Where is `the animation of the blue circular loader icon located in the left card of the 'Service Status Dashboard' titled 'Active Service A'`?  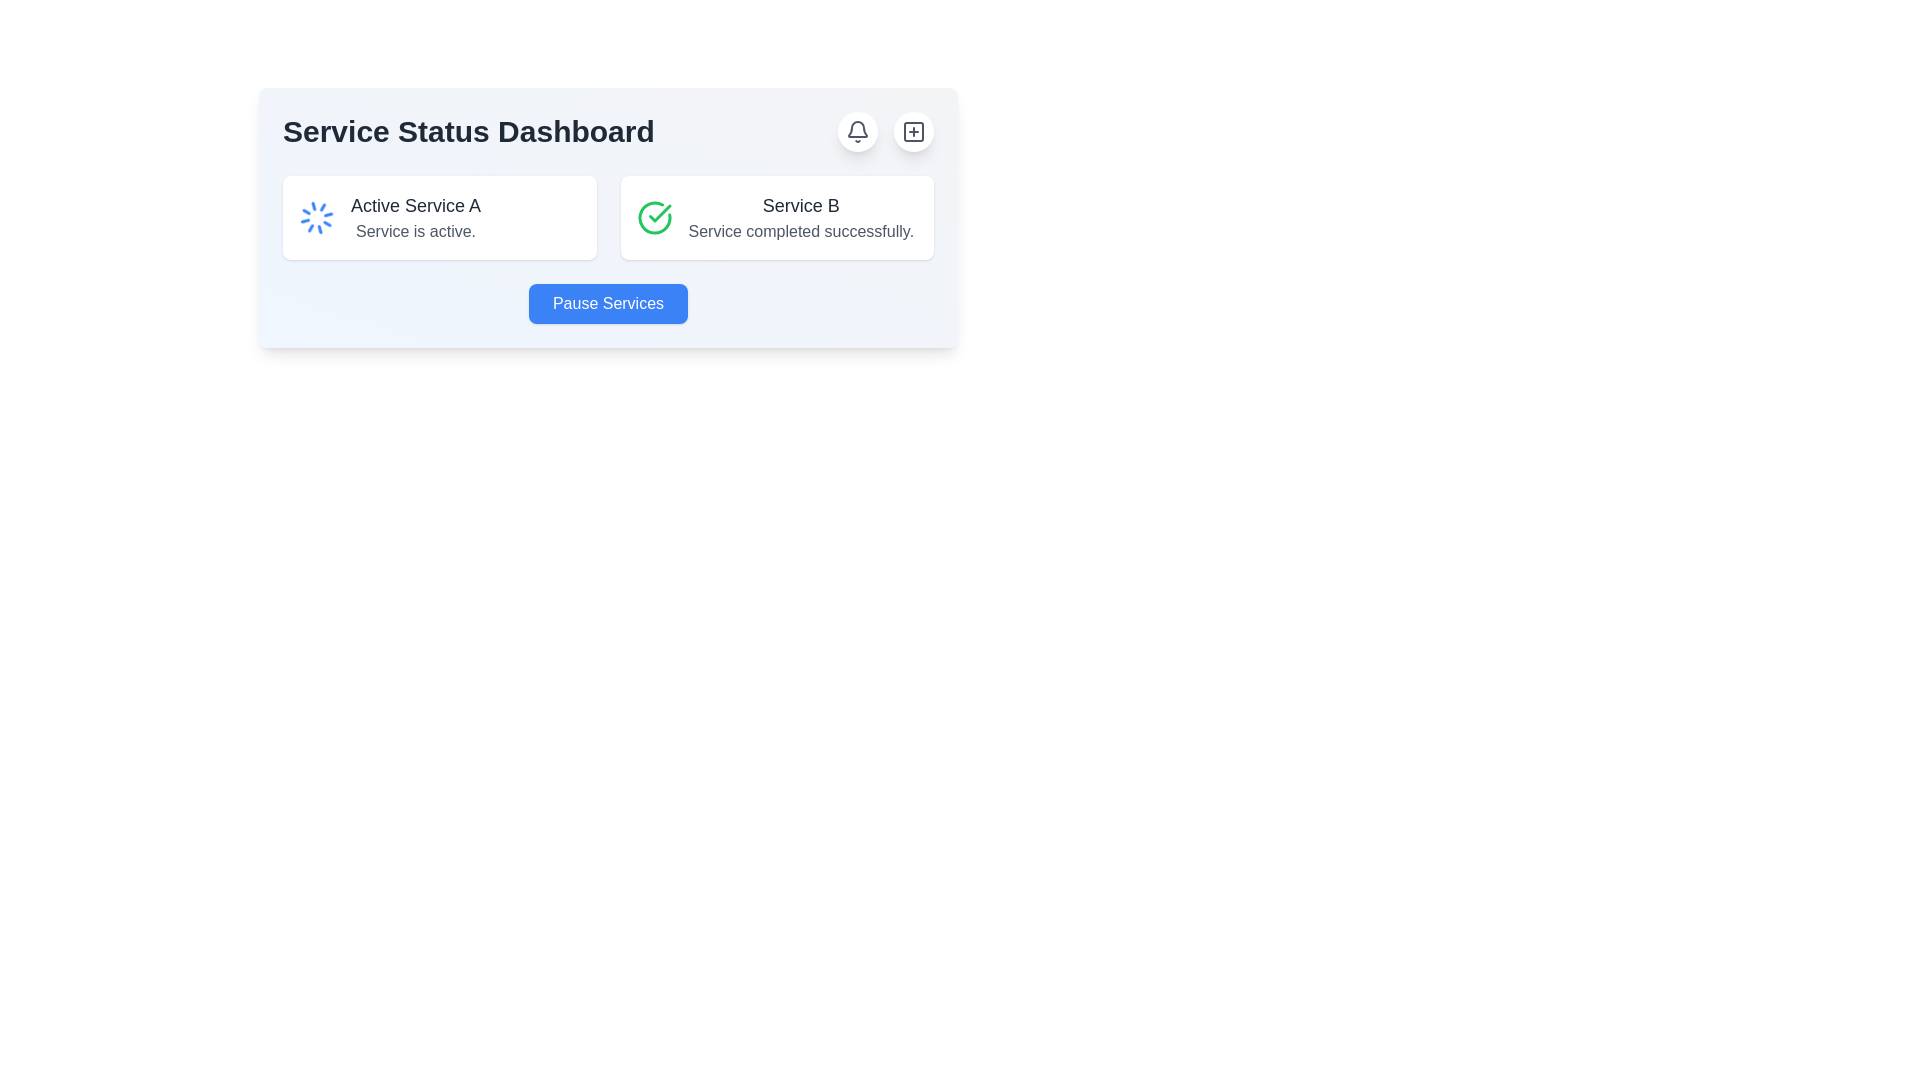
the animation of the blue circular loader icon located in the left card of the 'Service Status Dashboard' titled 'Active Service A' is located at coordinates (315, 218).